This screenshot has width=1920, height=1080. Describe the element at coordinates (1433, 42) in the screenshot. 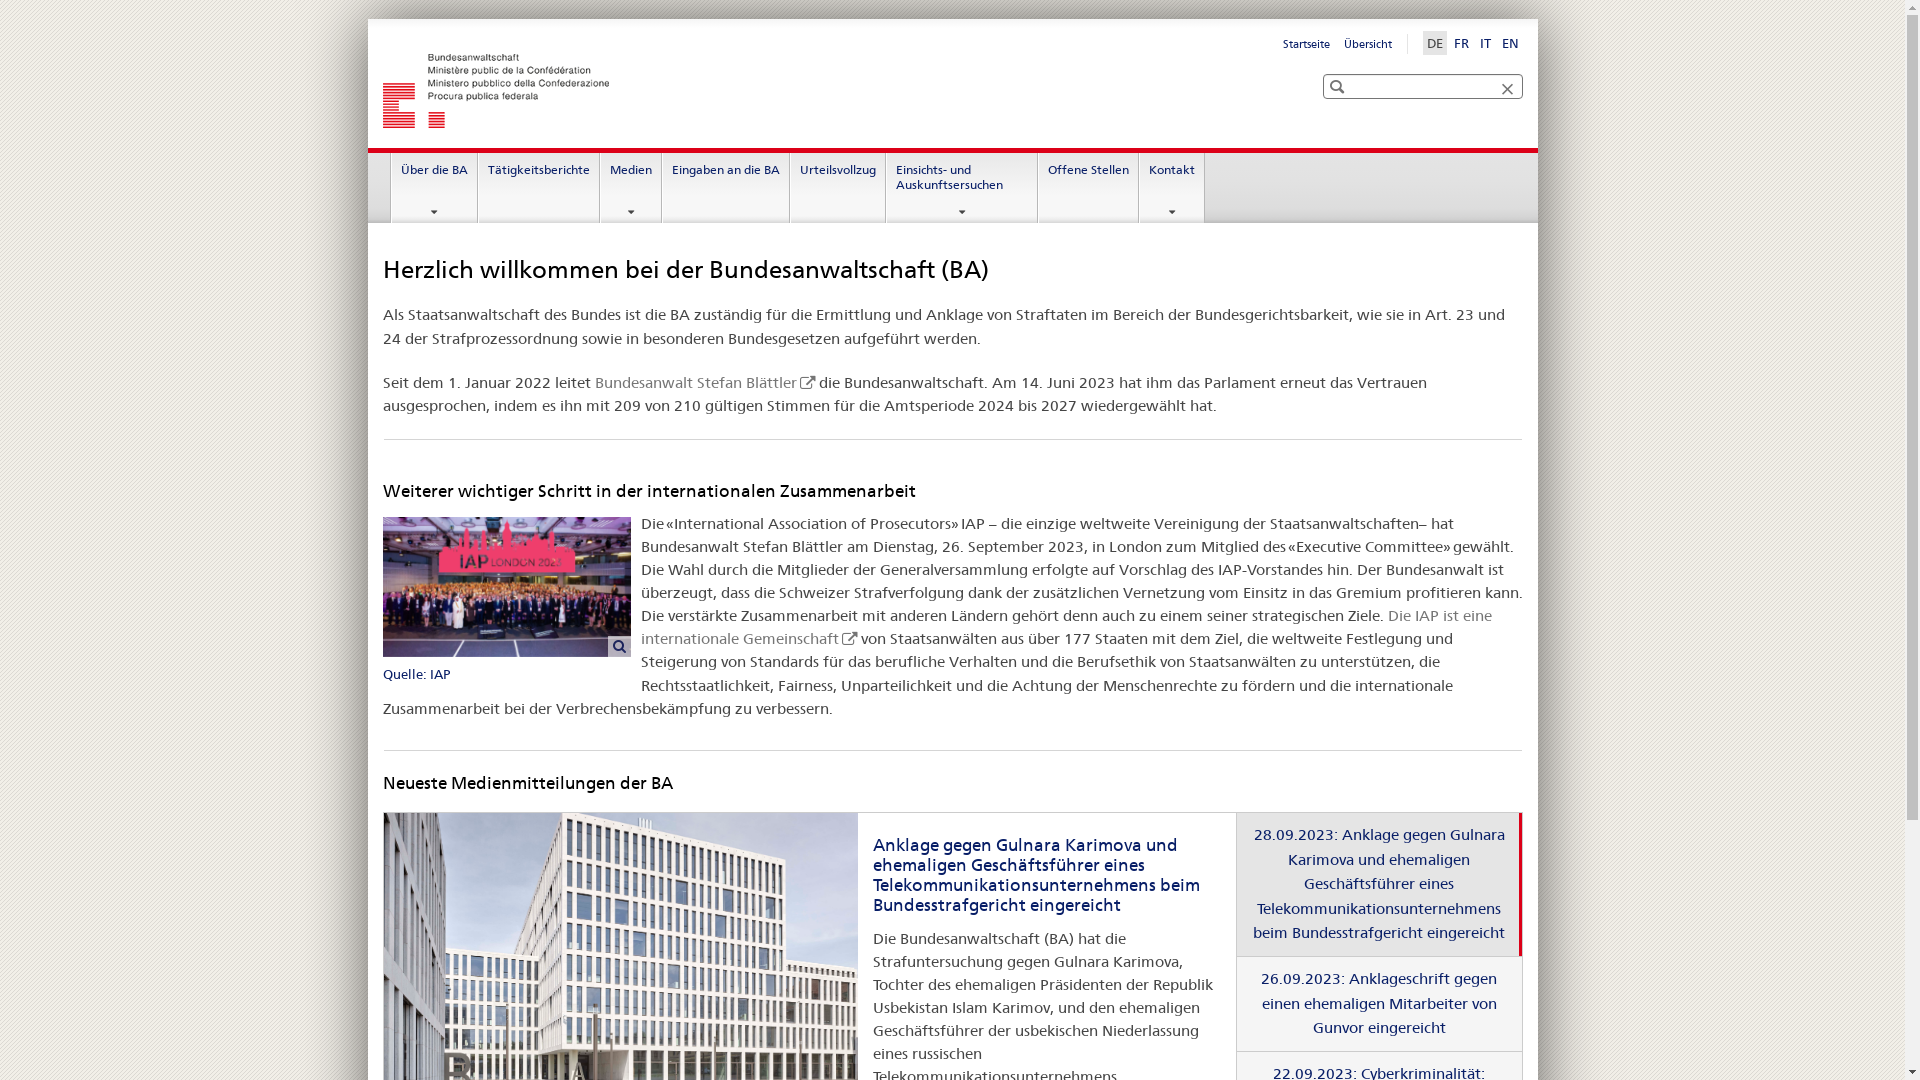

I see `'DE'` at that location.